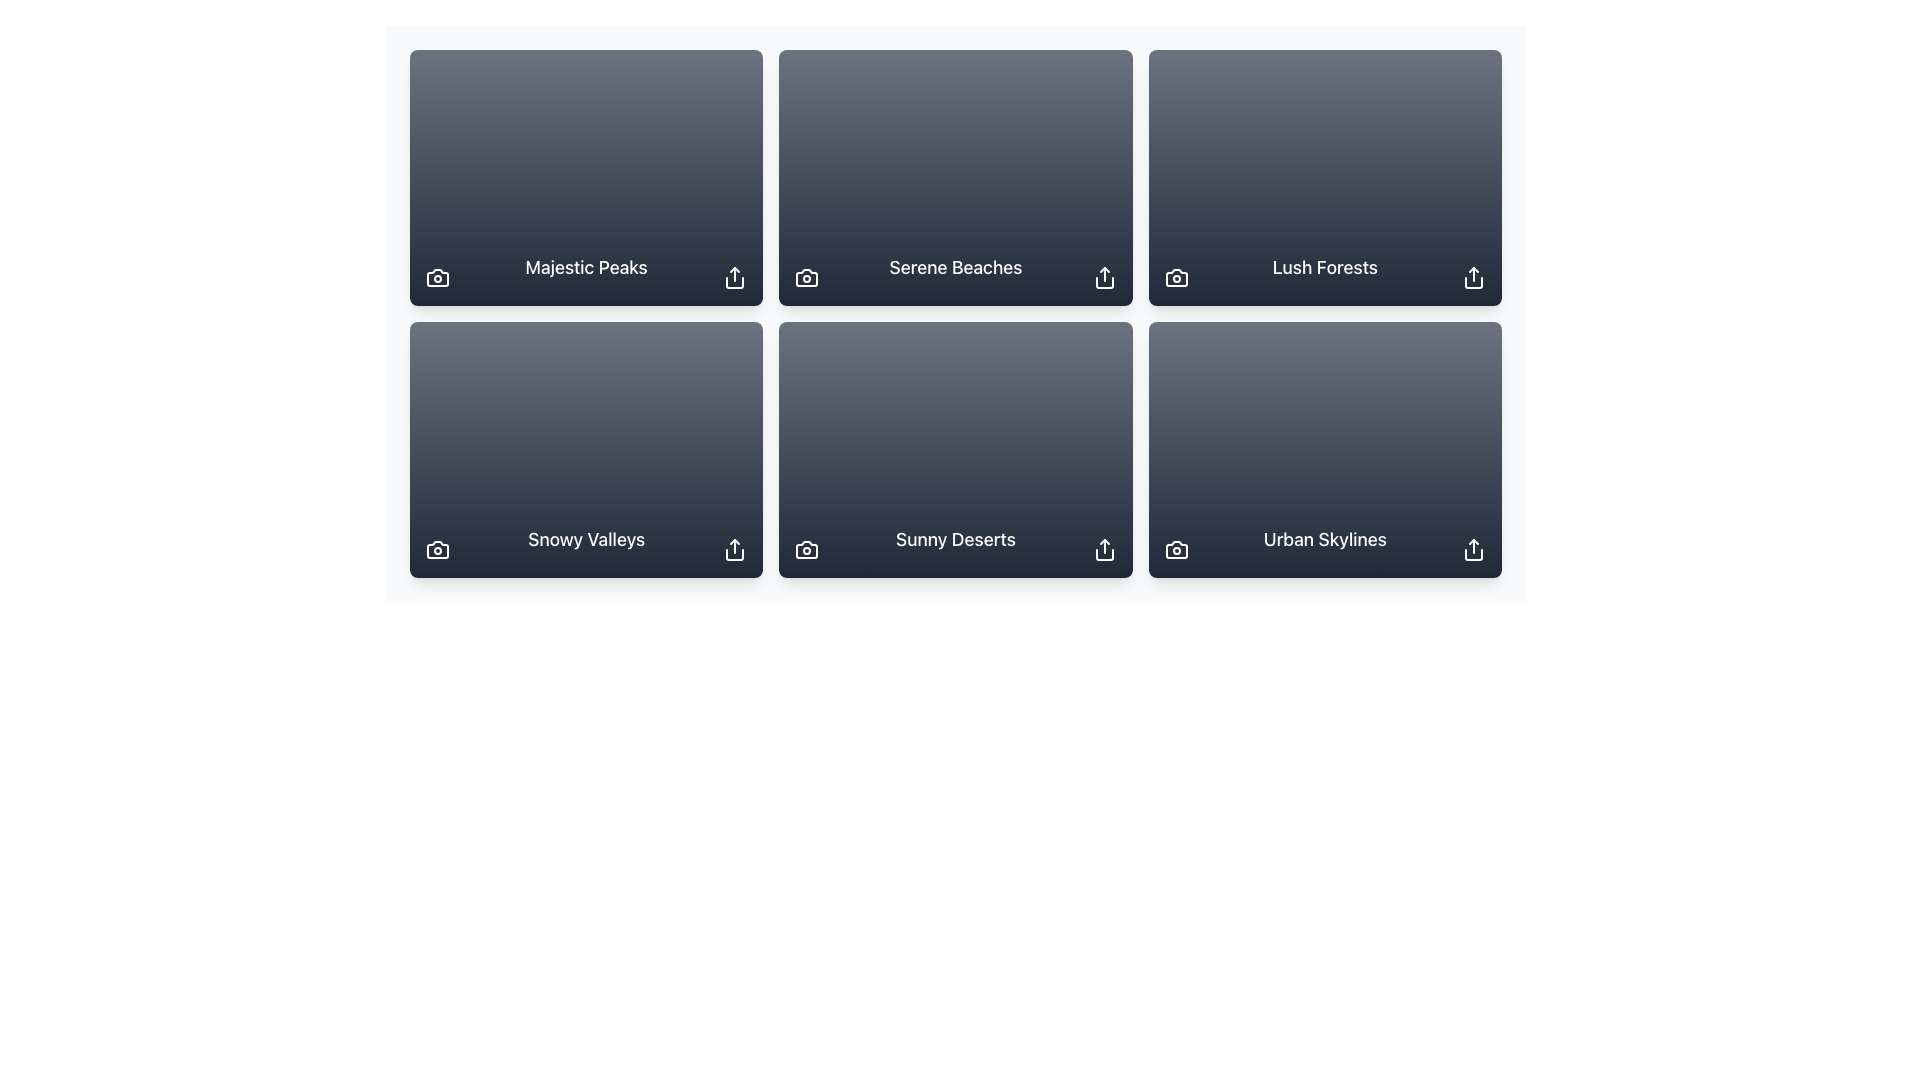  Describe the element at coordinates (1325, 176) in the screenshot. I see `the third card in the top row of the gallery layout` at that location.